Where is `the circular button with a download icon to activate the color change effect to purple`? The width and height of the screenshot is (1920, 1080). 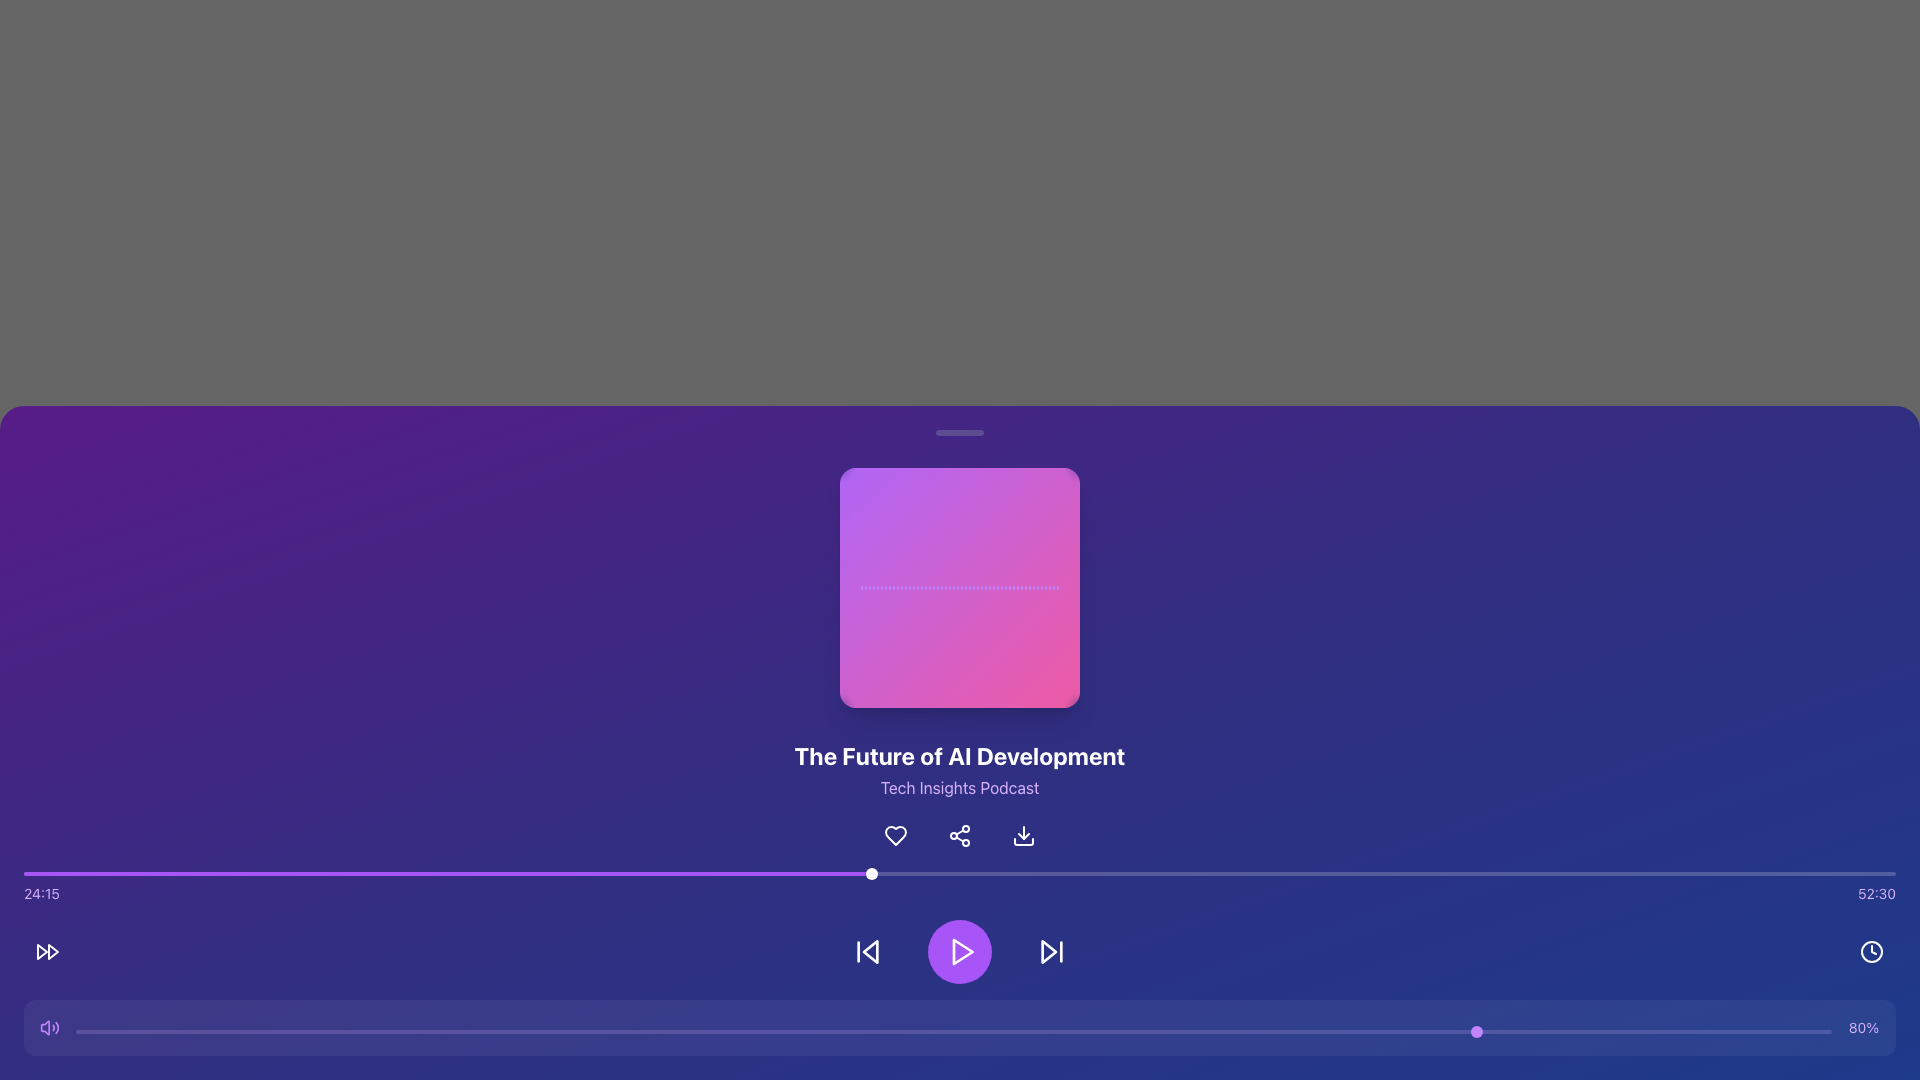 the circular button with a download icon to activate the color change effect to purple is located at coordinates (1023, 836).